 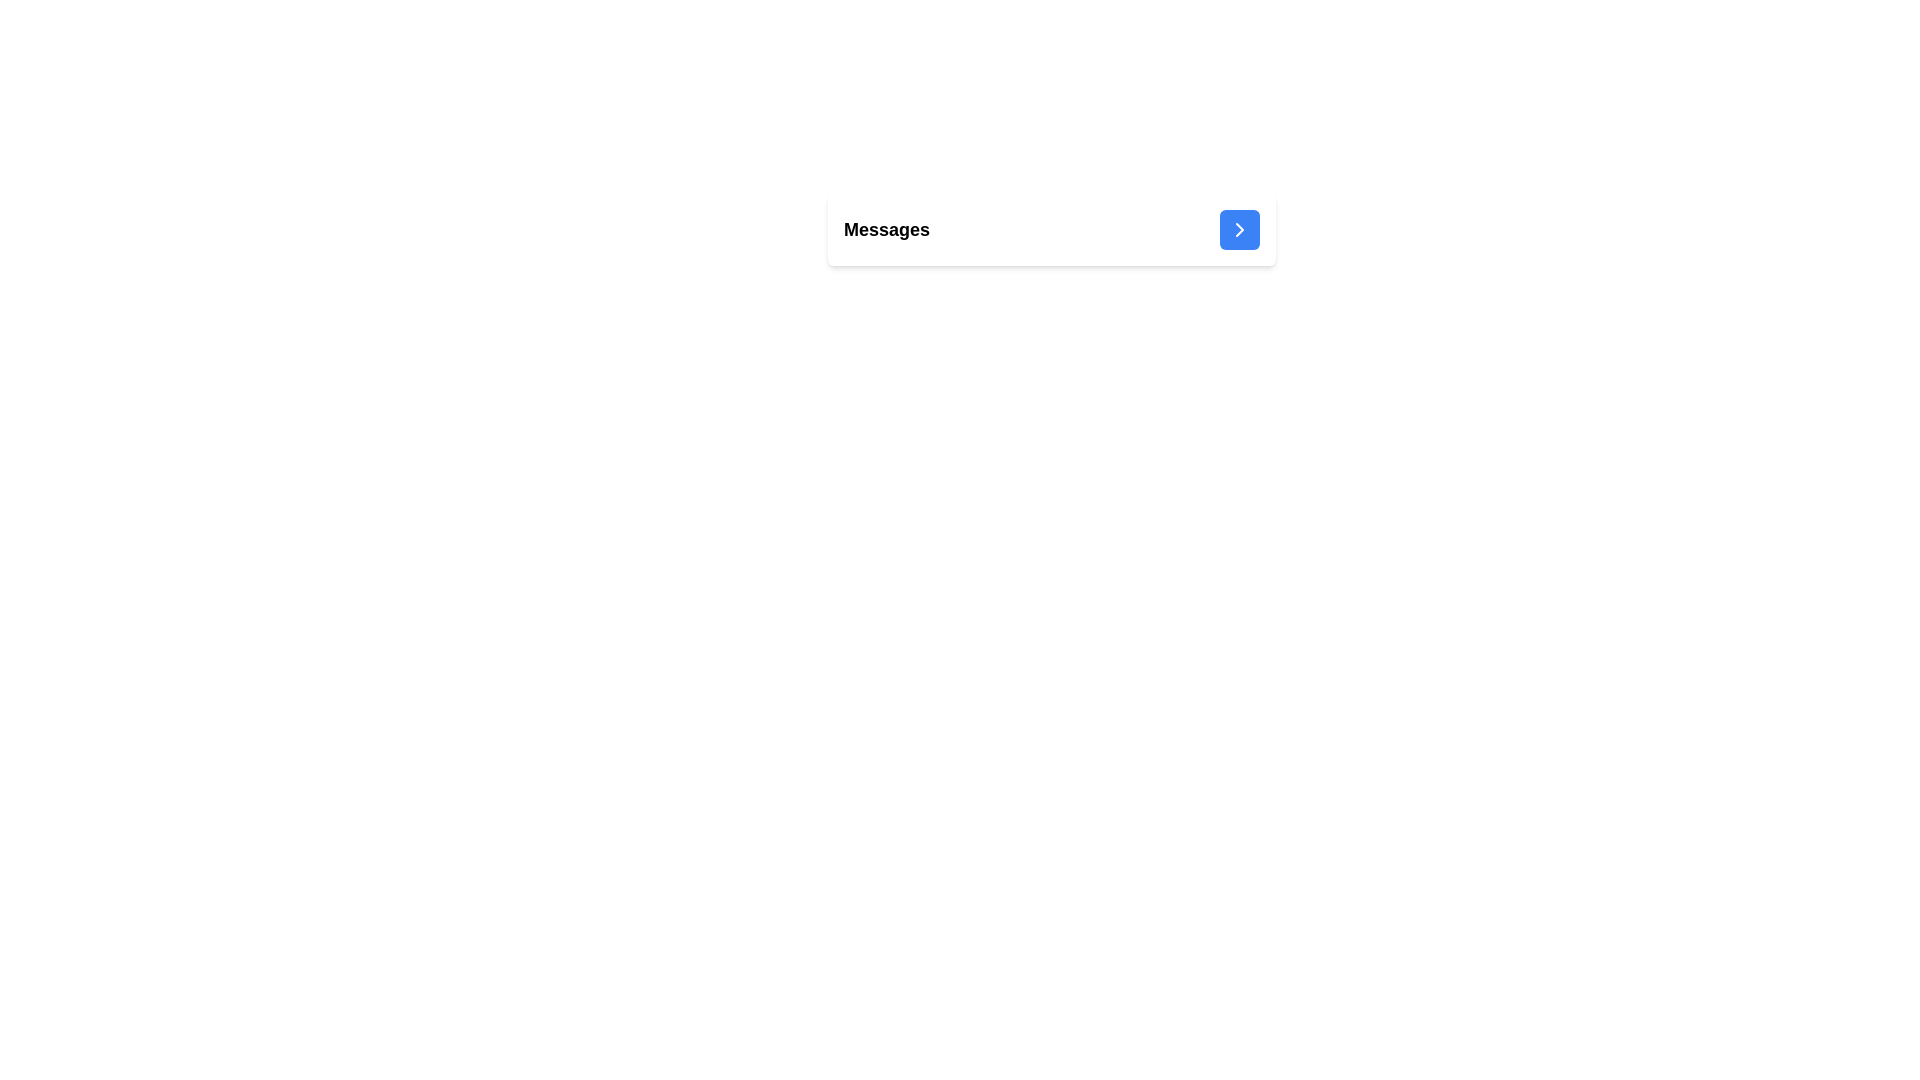 What do you see at coordinates (1238, 229) in the screenshot?
I see `the prominent rounded rectangular blue button with a white chevron right icon located at the far-right side of the 'Messages' group` at bounding box center [1238, 229].